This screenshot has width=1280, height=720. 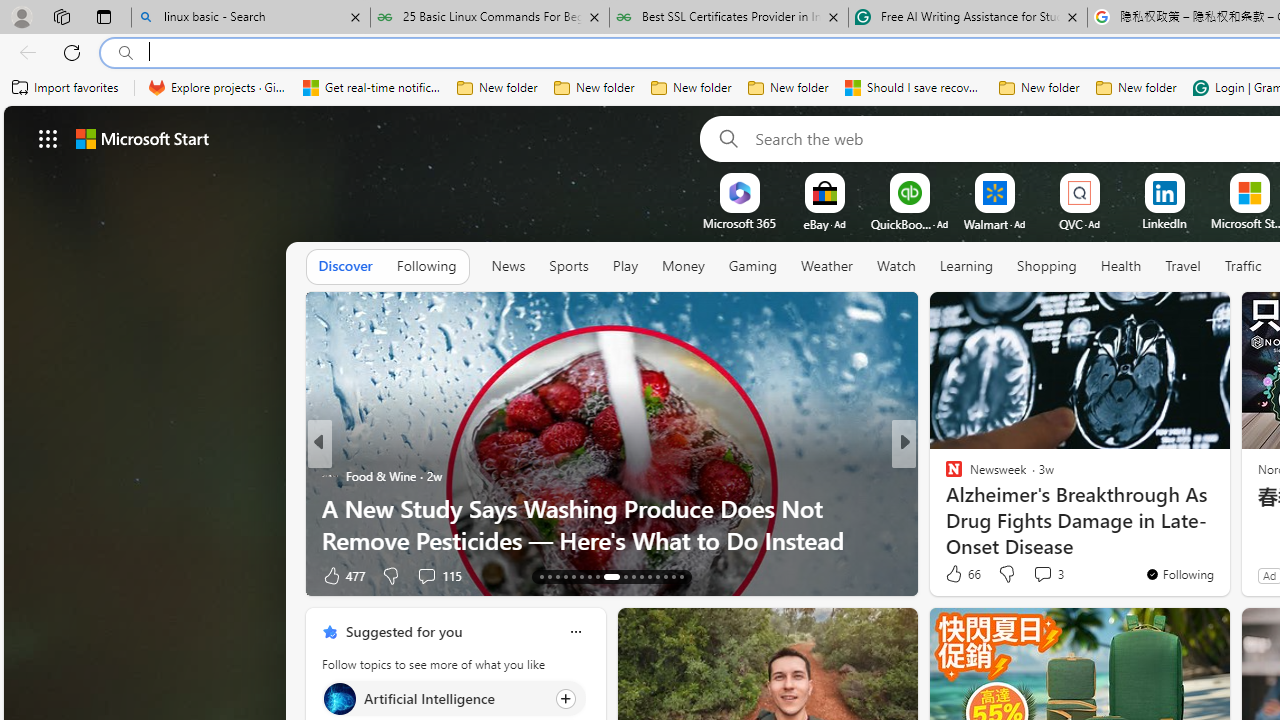 I want to click on 'View comments 16 Comment', so click(x=1050, y=575).